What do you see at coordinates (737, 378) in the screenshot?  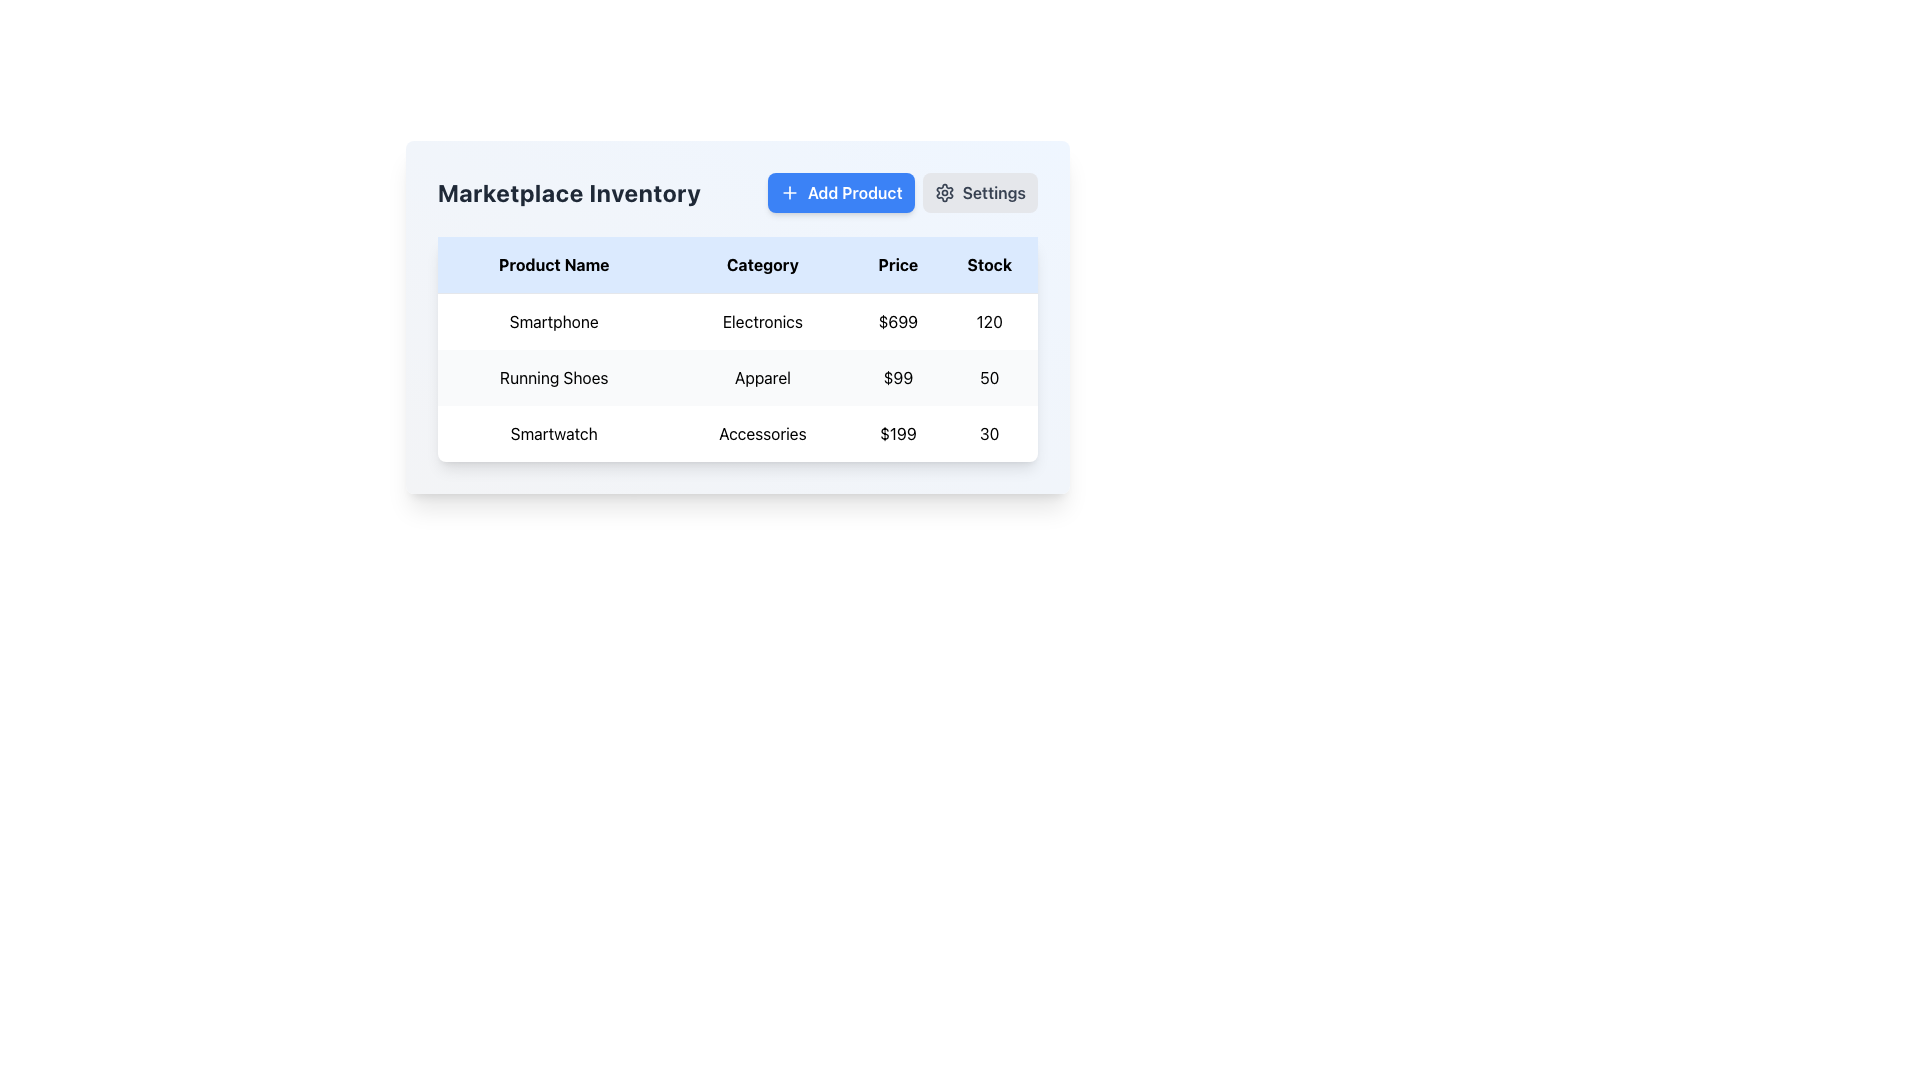 I see `to select the second row in the product table, which displays structured information about a product, positioned between the rows for 'Smartphone' and 'Smartwatch'` at bounding box center [737, 378].